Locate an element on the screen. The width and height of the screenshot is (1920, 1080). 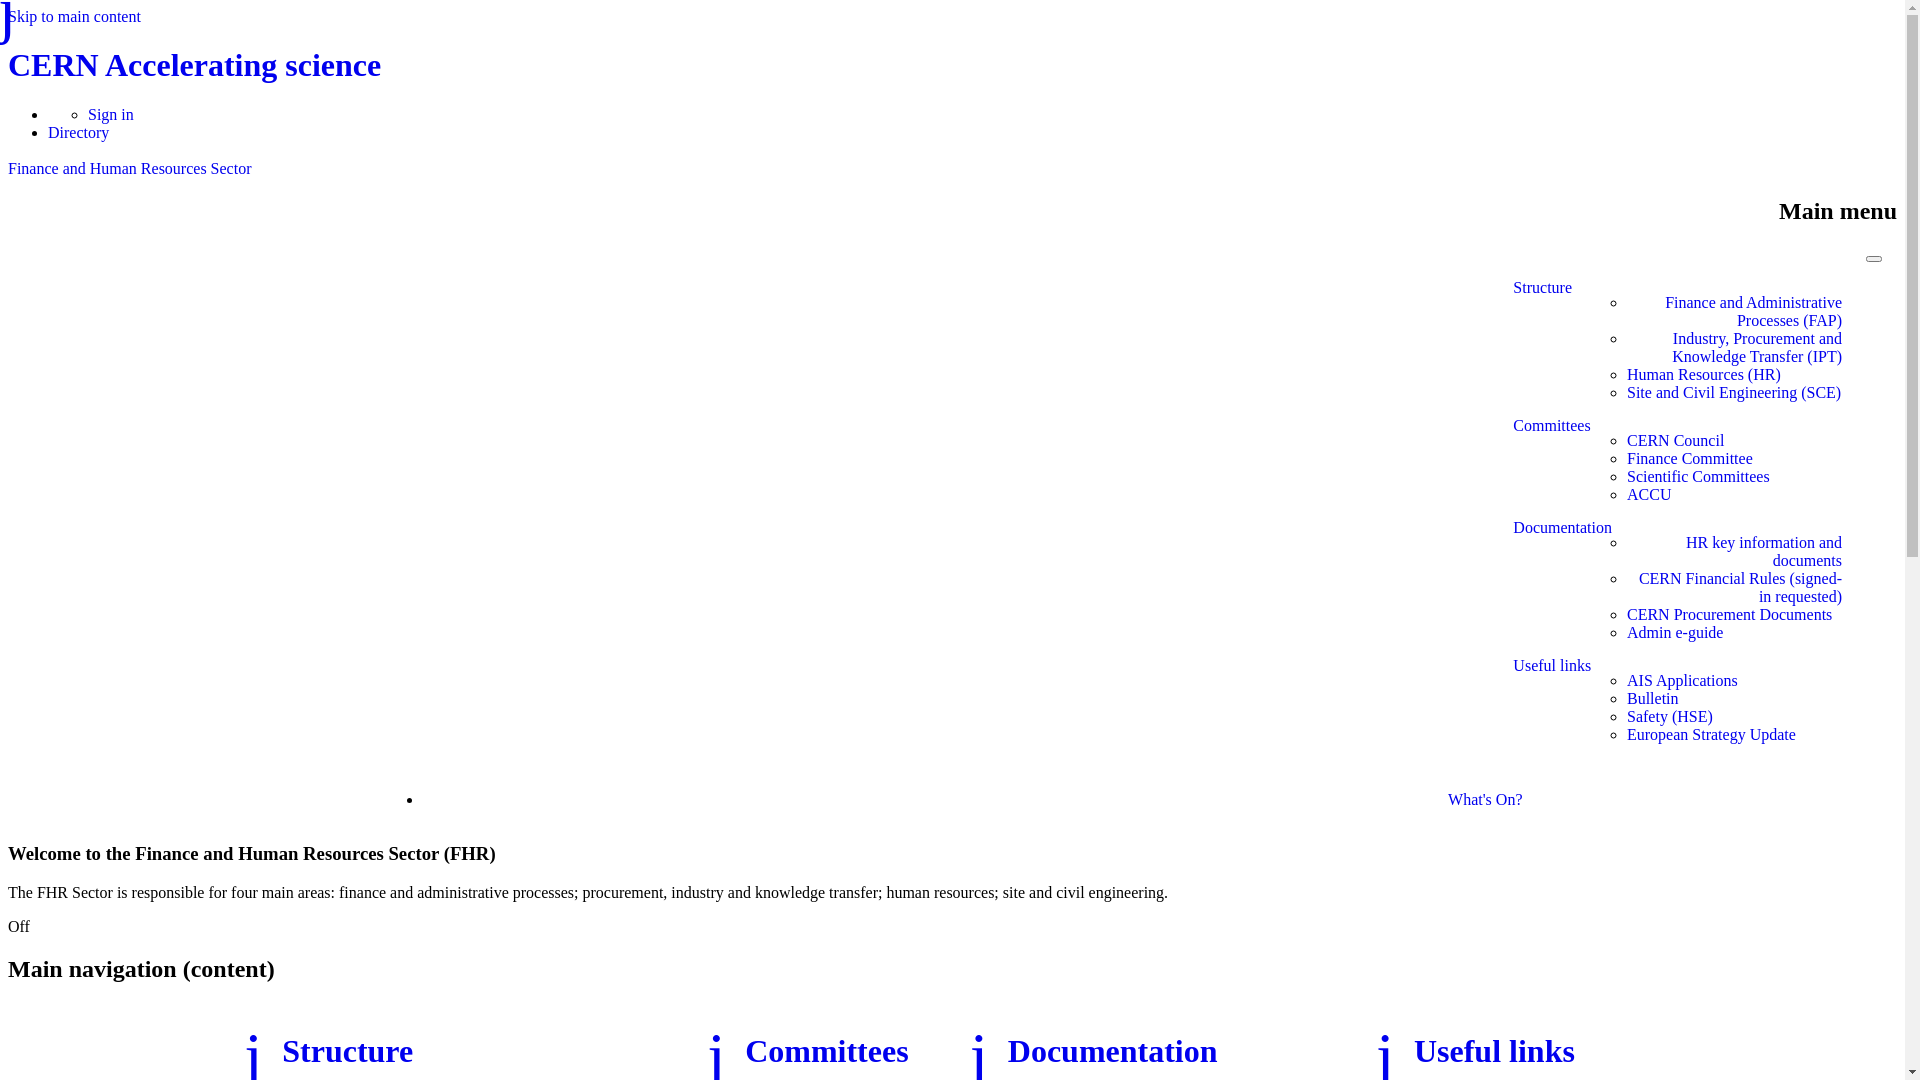
'ACCU' is located at coordinates (1627, 494).